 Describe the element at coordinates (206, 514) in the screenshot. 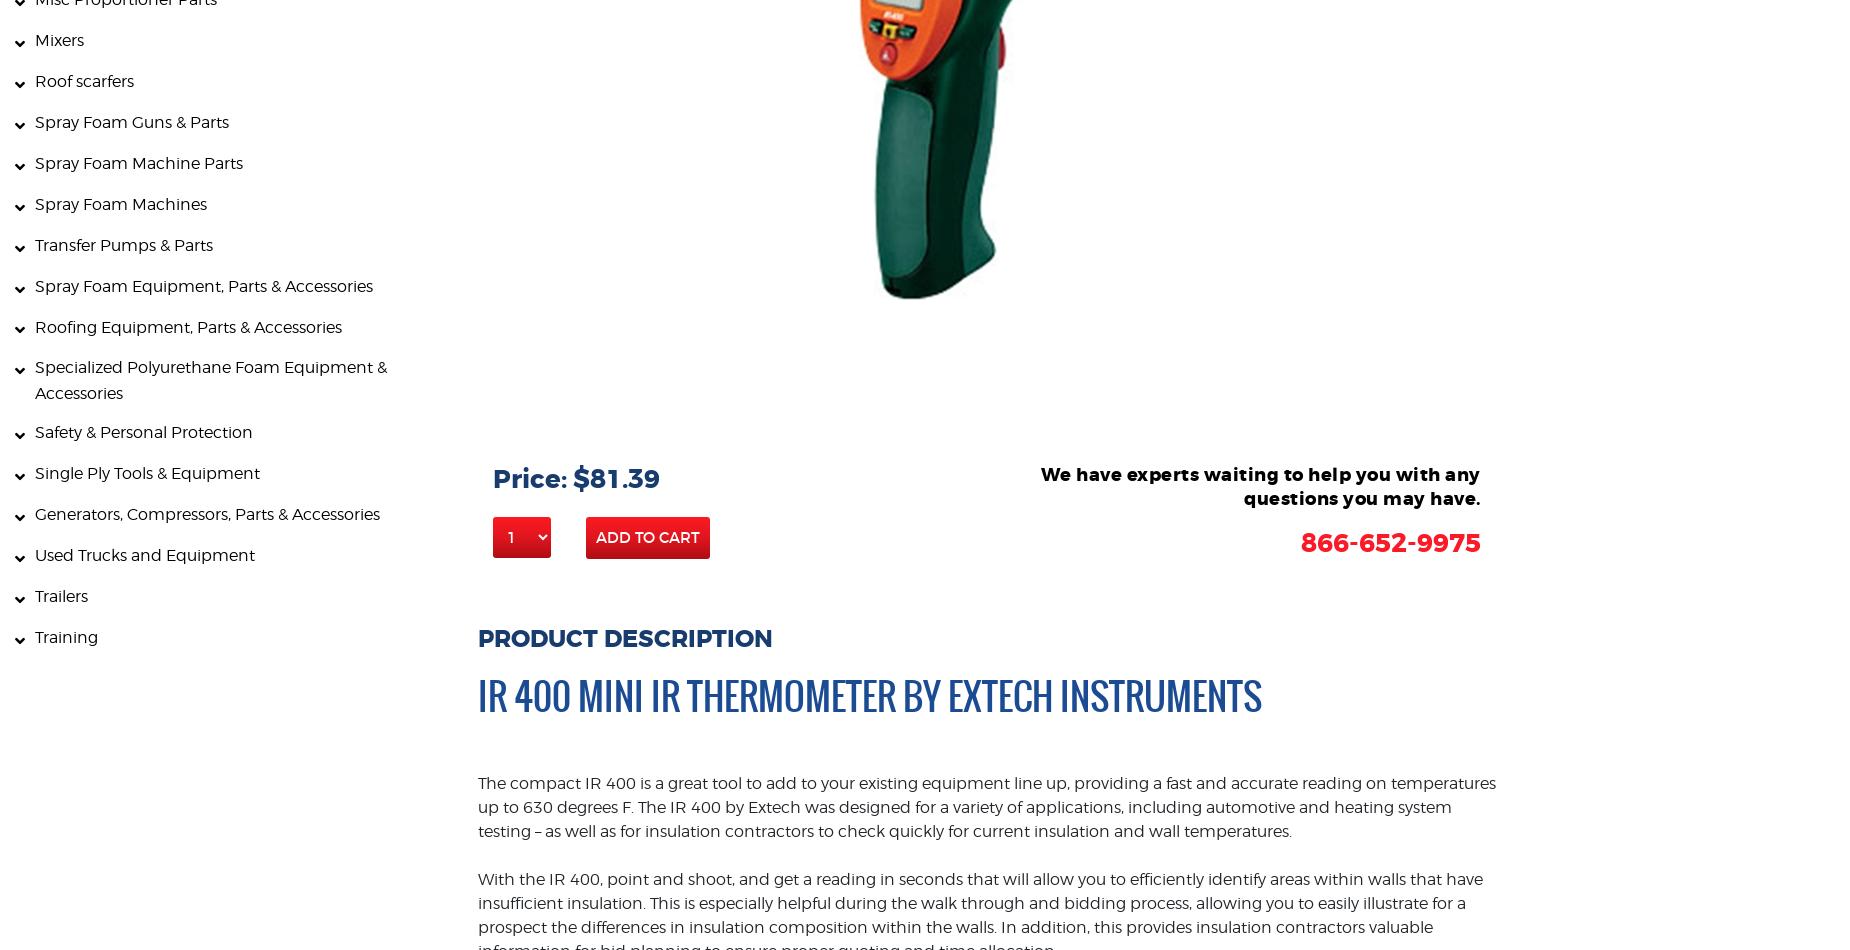

I see `'Generators, Compressors, Parts & Accessories'` at that location.